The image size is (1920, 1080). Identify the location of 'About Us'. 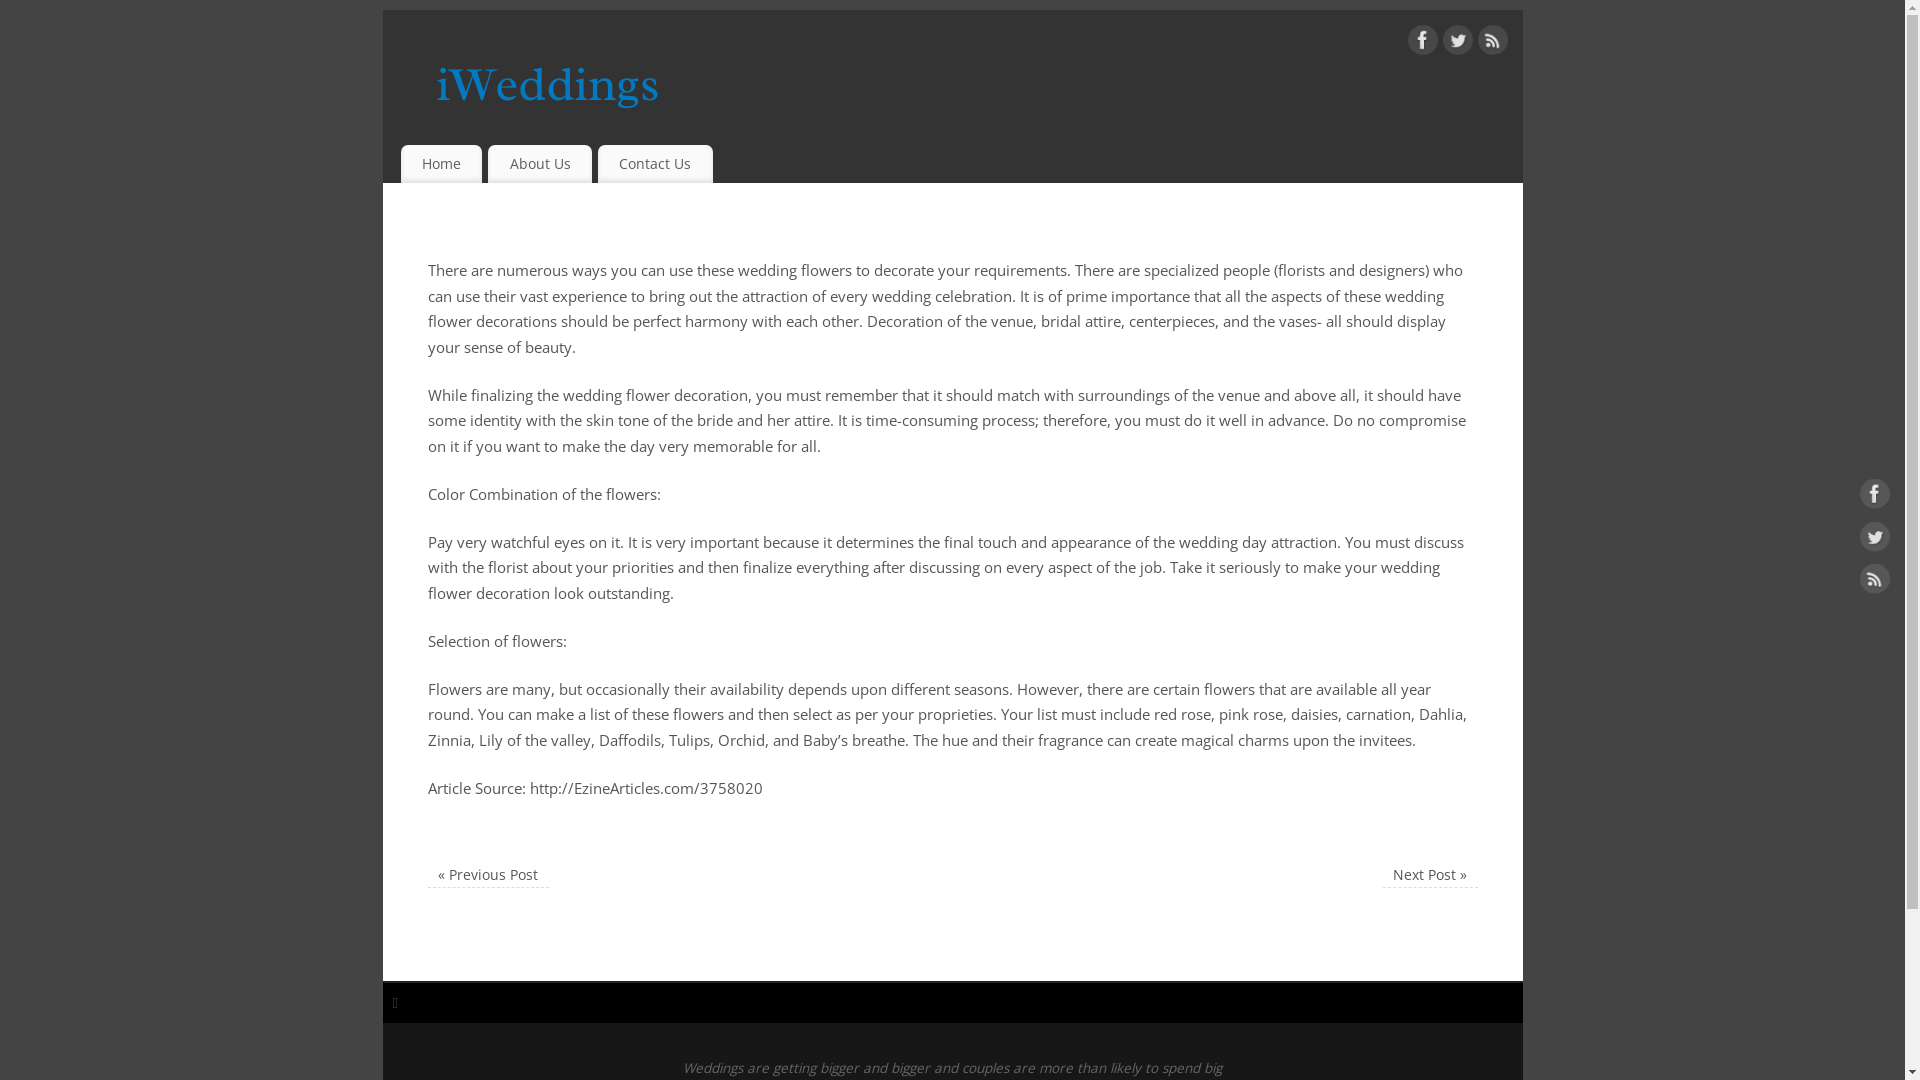
(488, 163).